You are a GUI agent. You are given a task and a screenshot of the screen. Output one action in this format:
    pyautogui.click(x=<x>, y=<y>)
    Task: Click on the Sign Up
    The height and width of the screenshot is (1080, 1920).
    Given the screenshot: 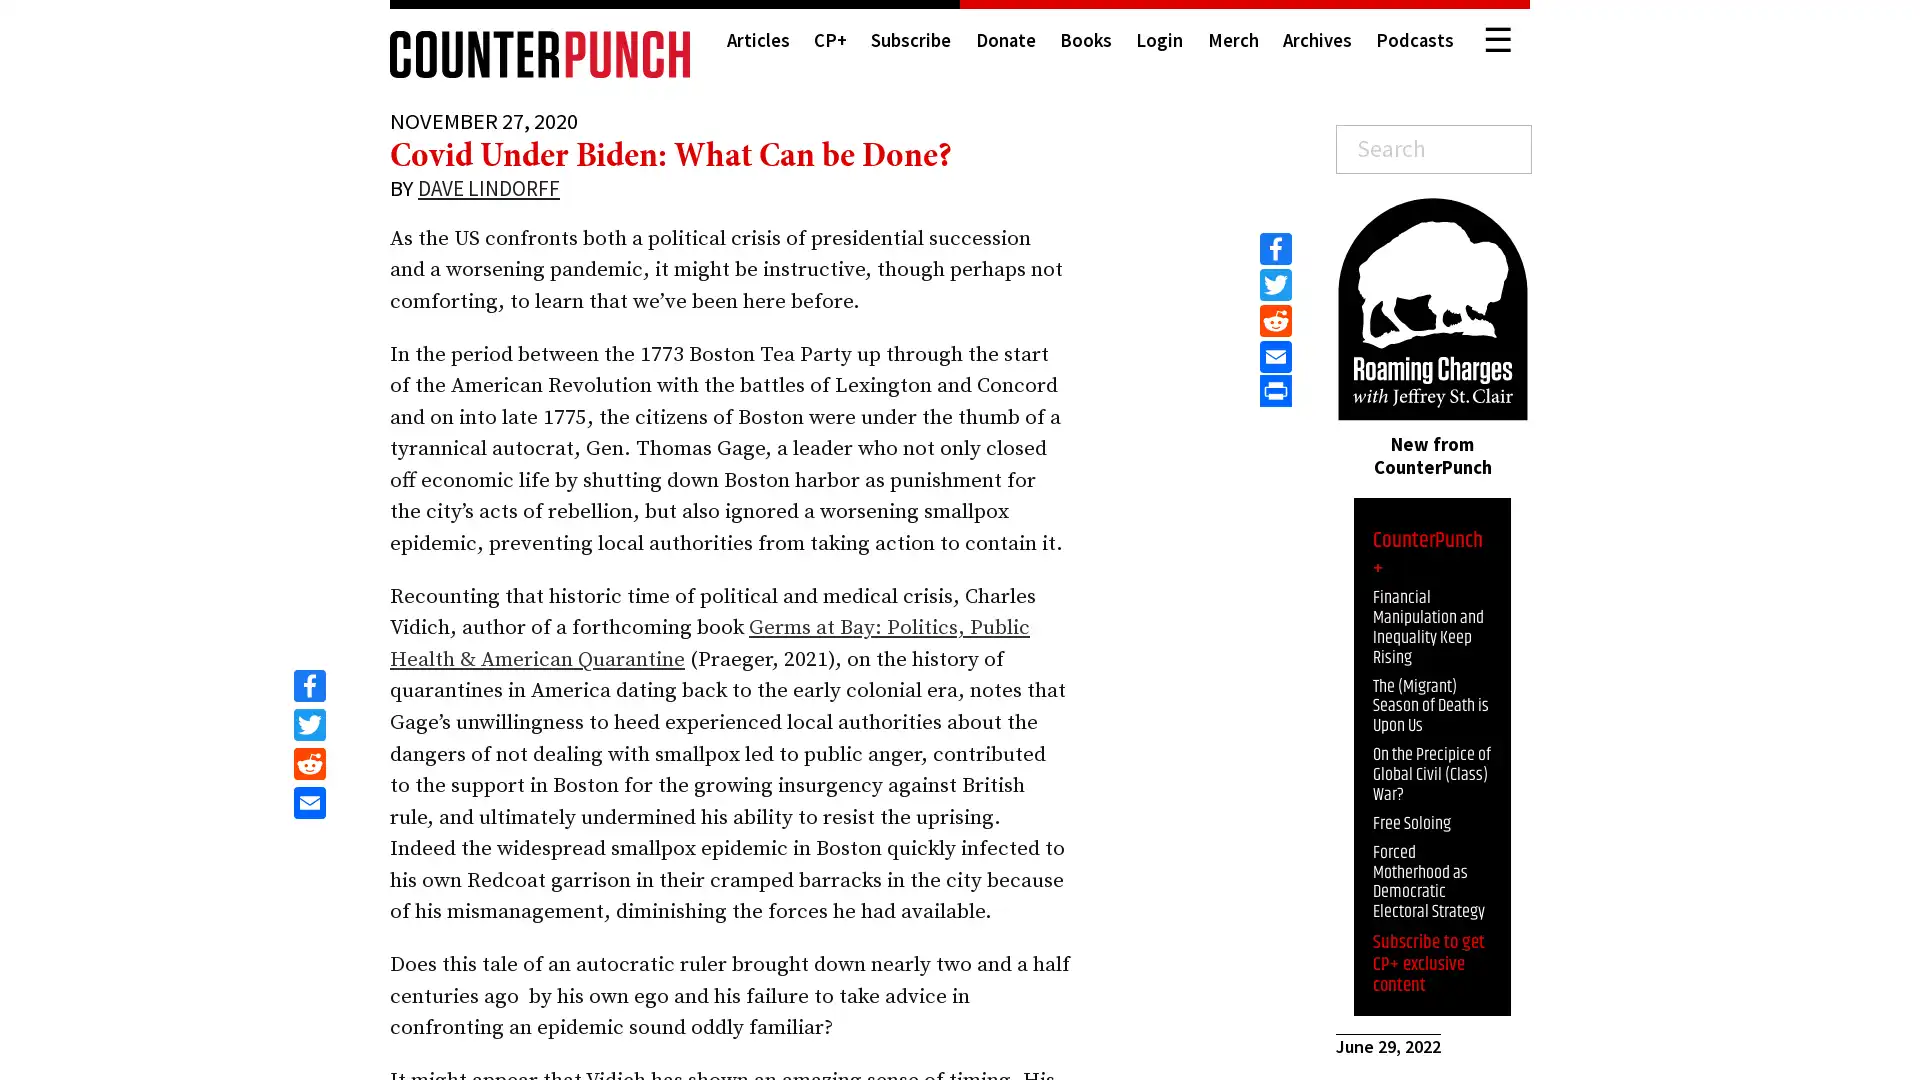 What is the action you would take?
    pyautogui.click(x=1749, y=1036)
    